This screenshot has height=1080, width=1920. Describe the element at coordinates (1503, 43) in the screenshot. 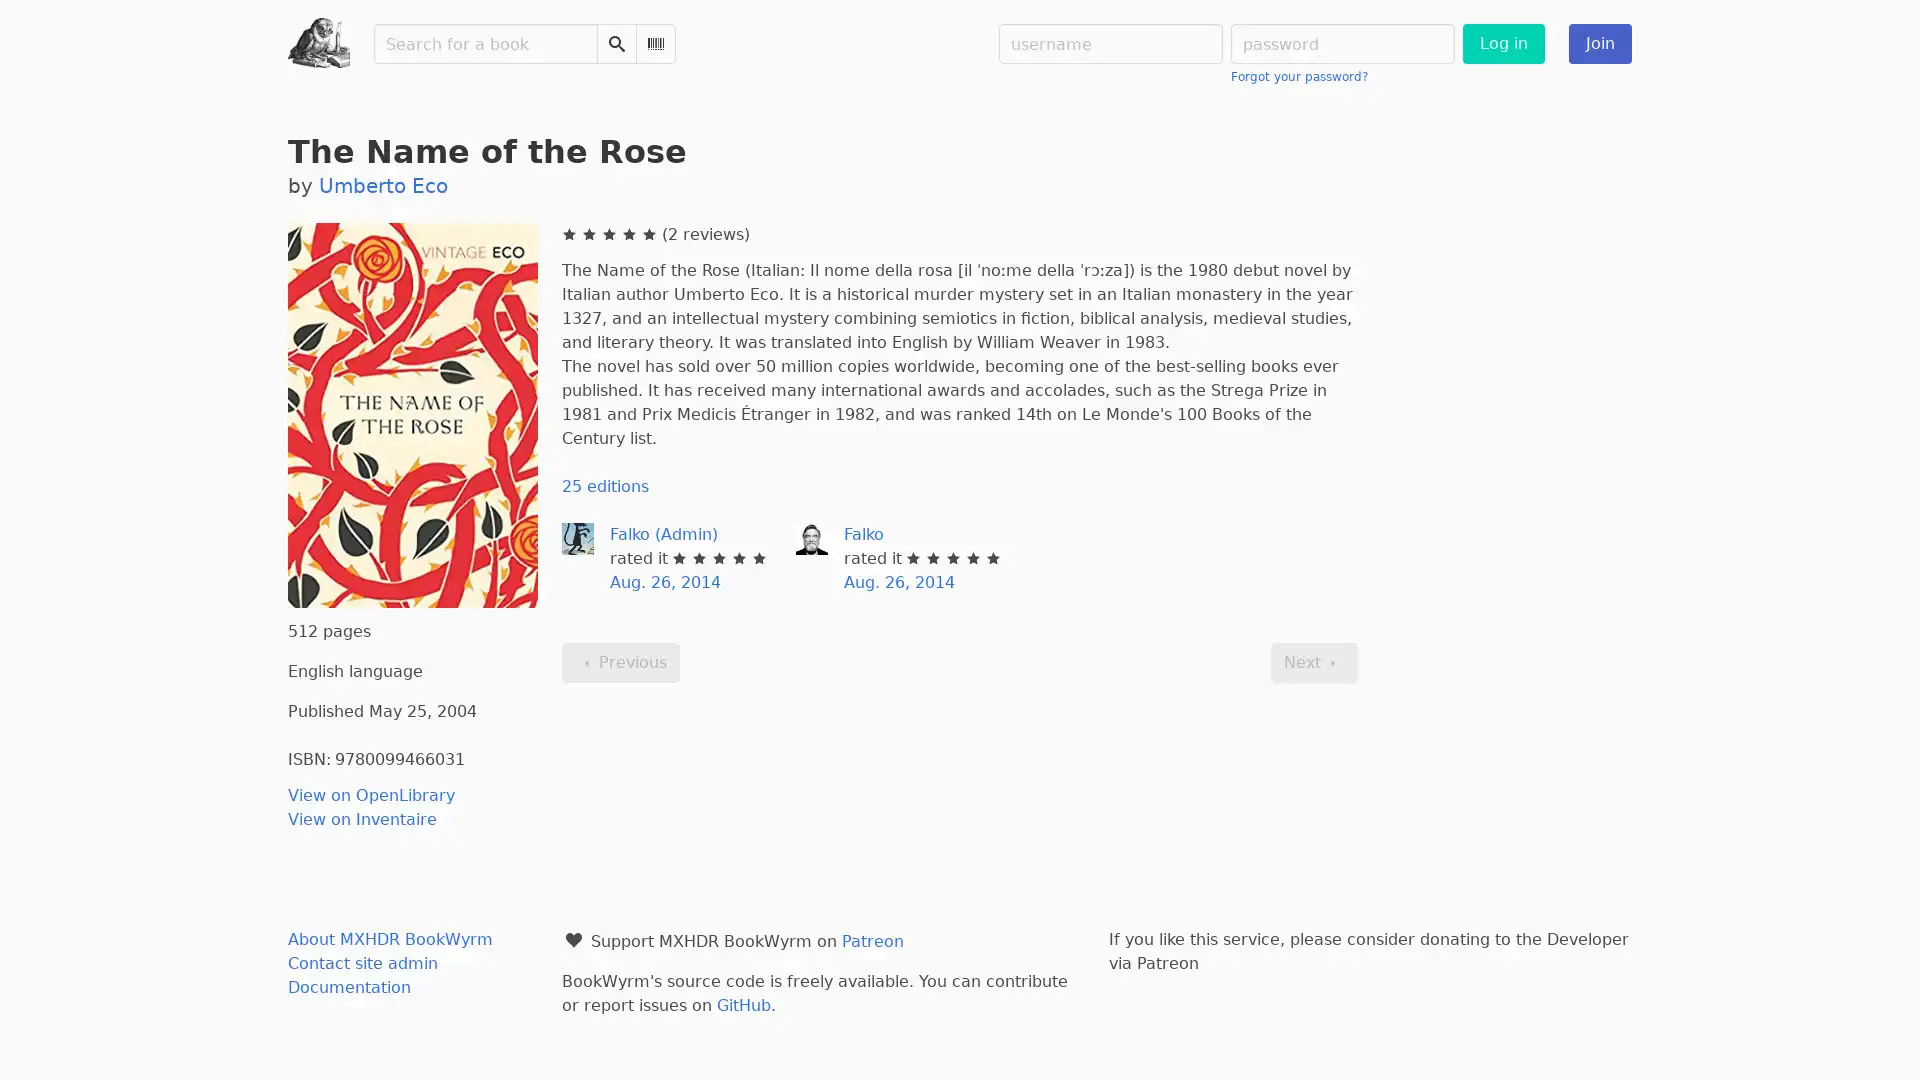

I see `Log in` at that location.